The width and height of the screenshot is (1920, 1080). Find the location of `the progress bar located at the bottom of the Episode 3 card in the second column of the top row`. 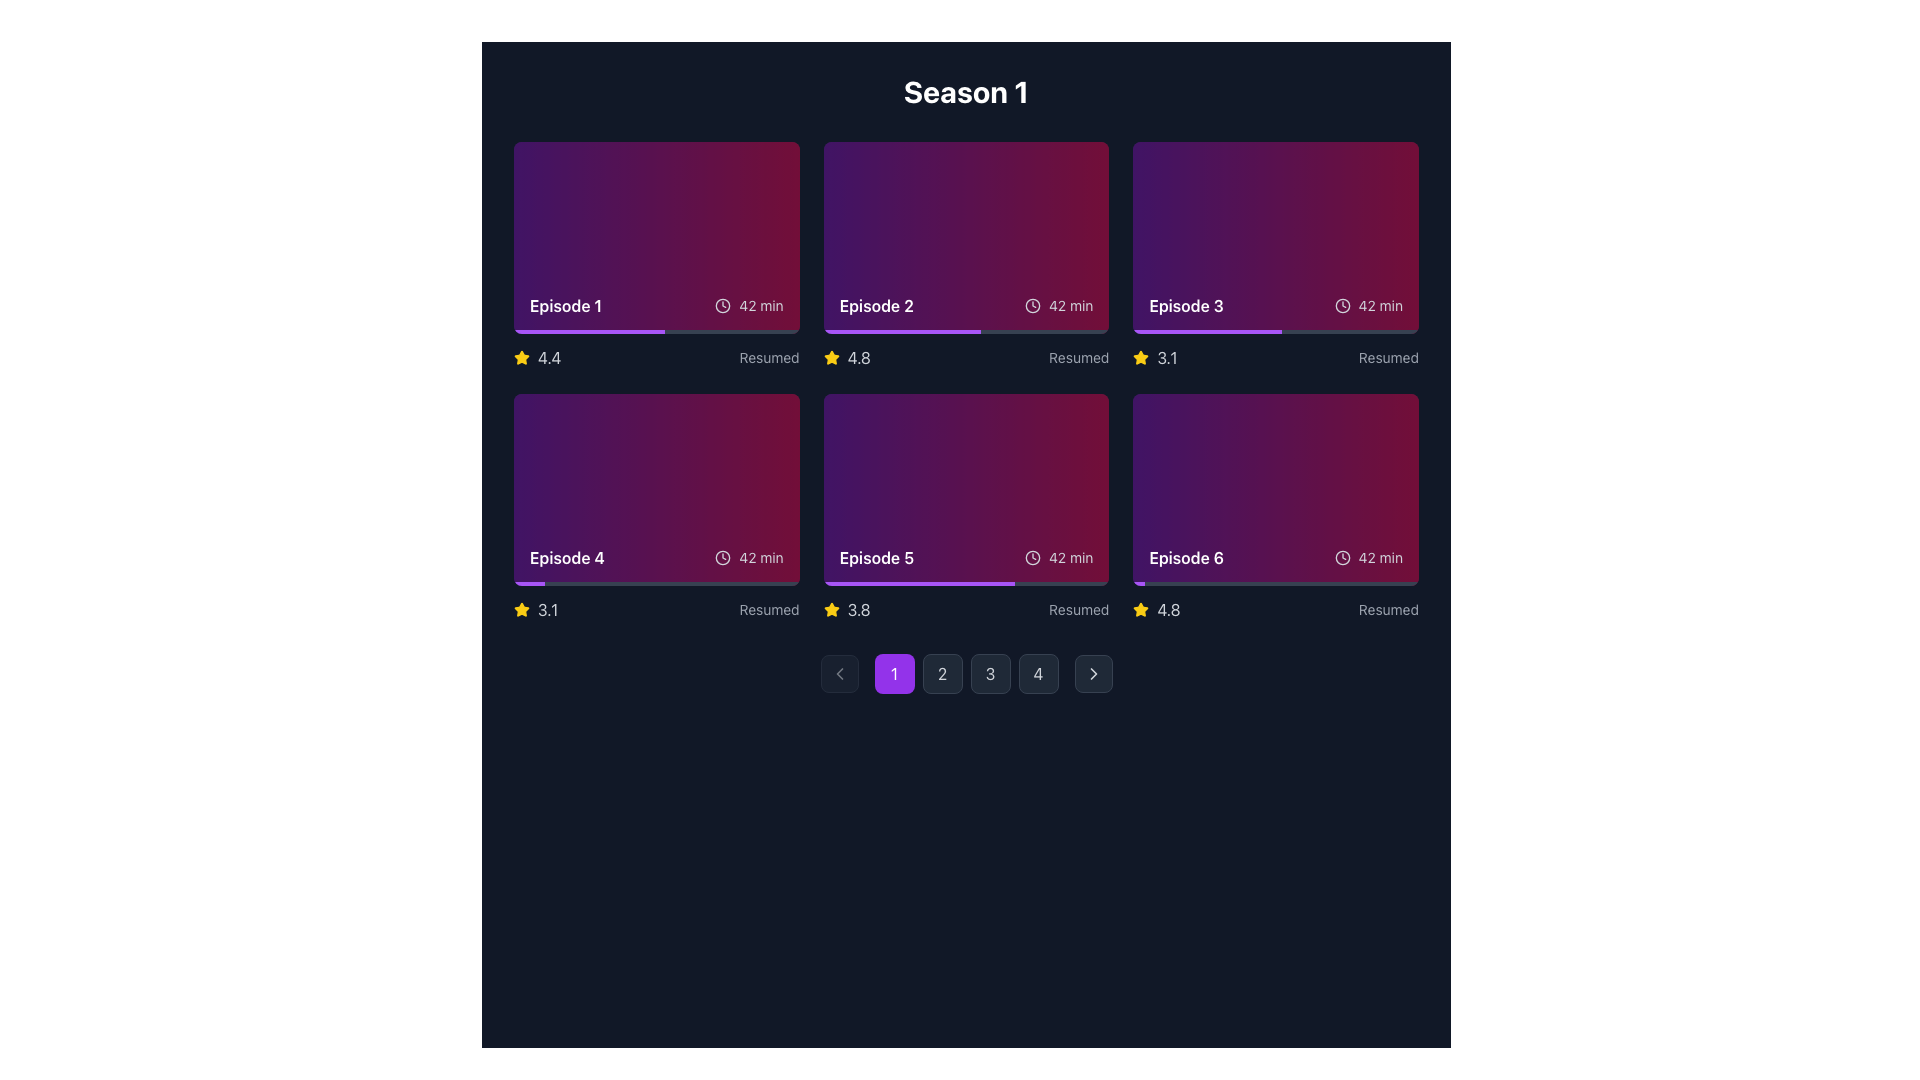

the progress bar located at the bottom of the Episode 3 card in the second column of the top row is located at coordinates (1275, 330).